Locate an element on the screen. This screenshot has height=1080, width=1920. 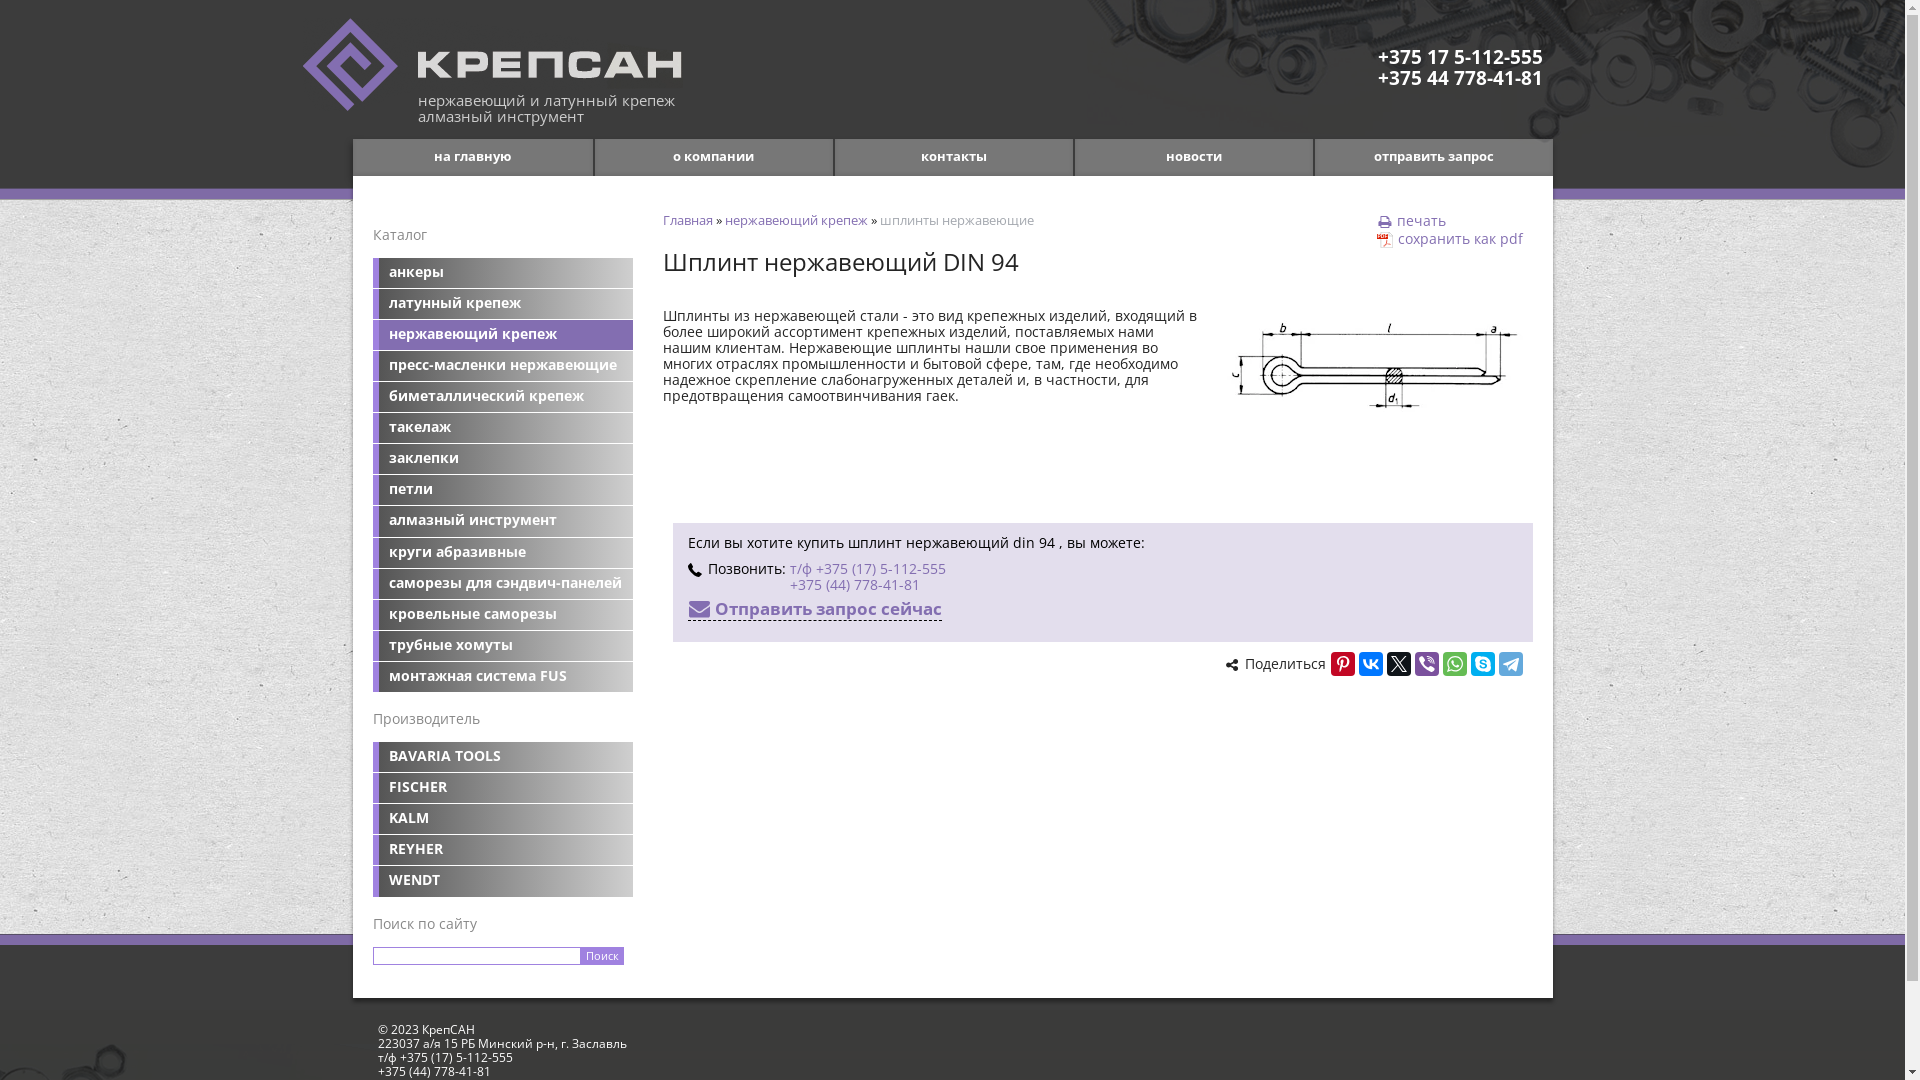
'KALM' is located at coordinates (372, 818).